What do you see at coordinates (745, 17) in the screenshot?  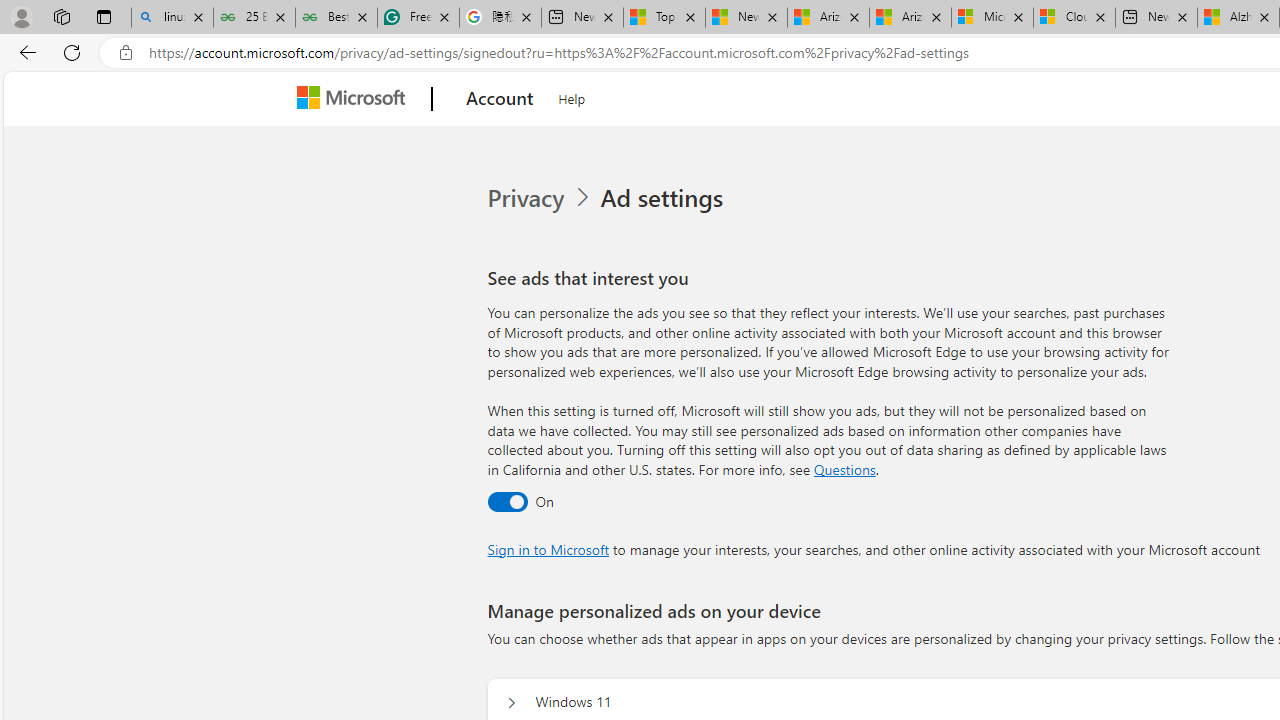 I see `'News - MSN'` at bounding box center [745, 17].